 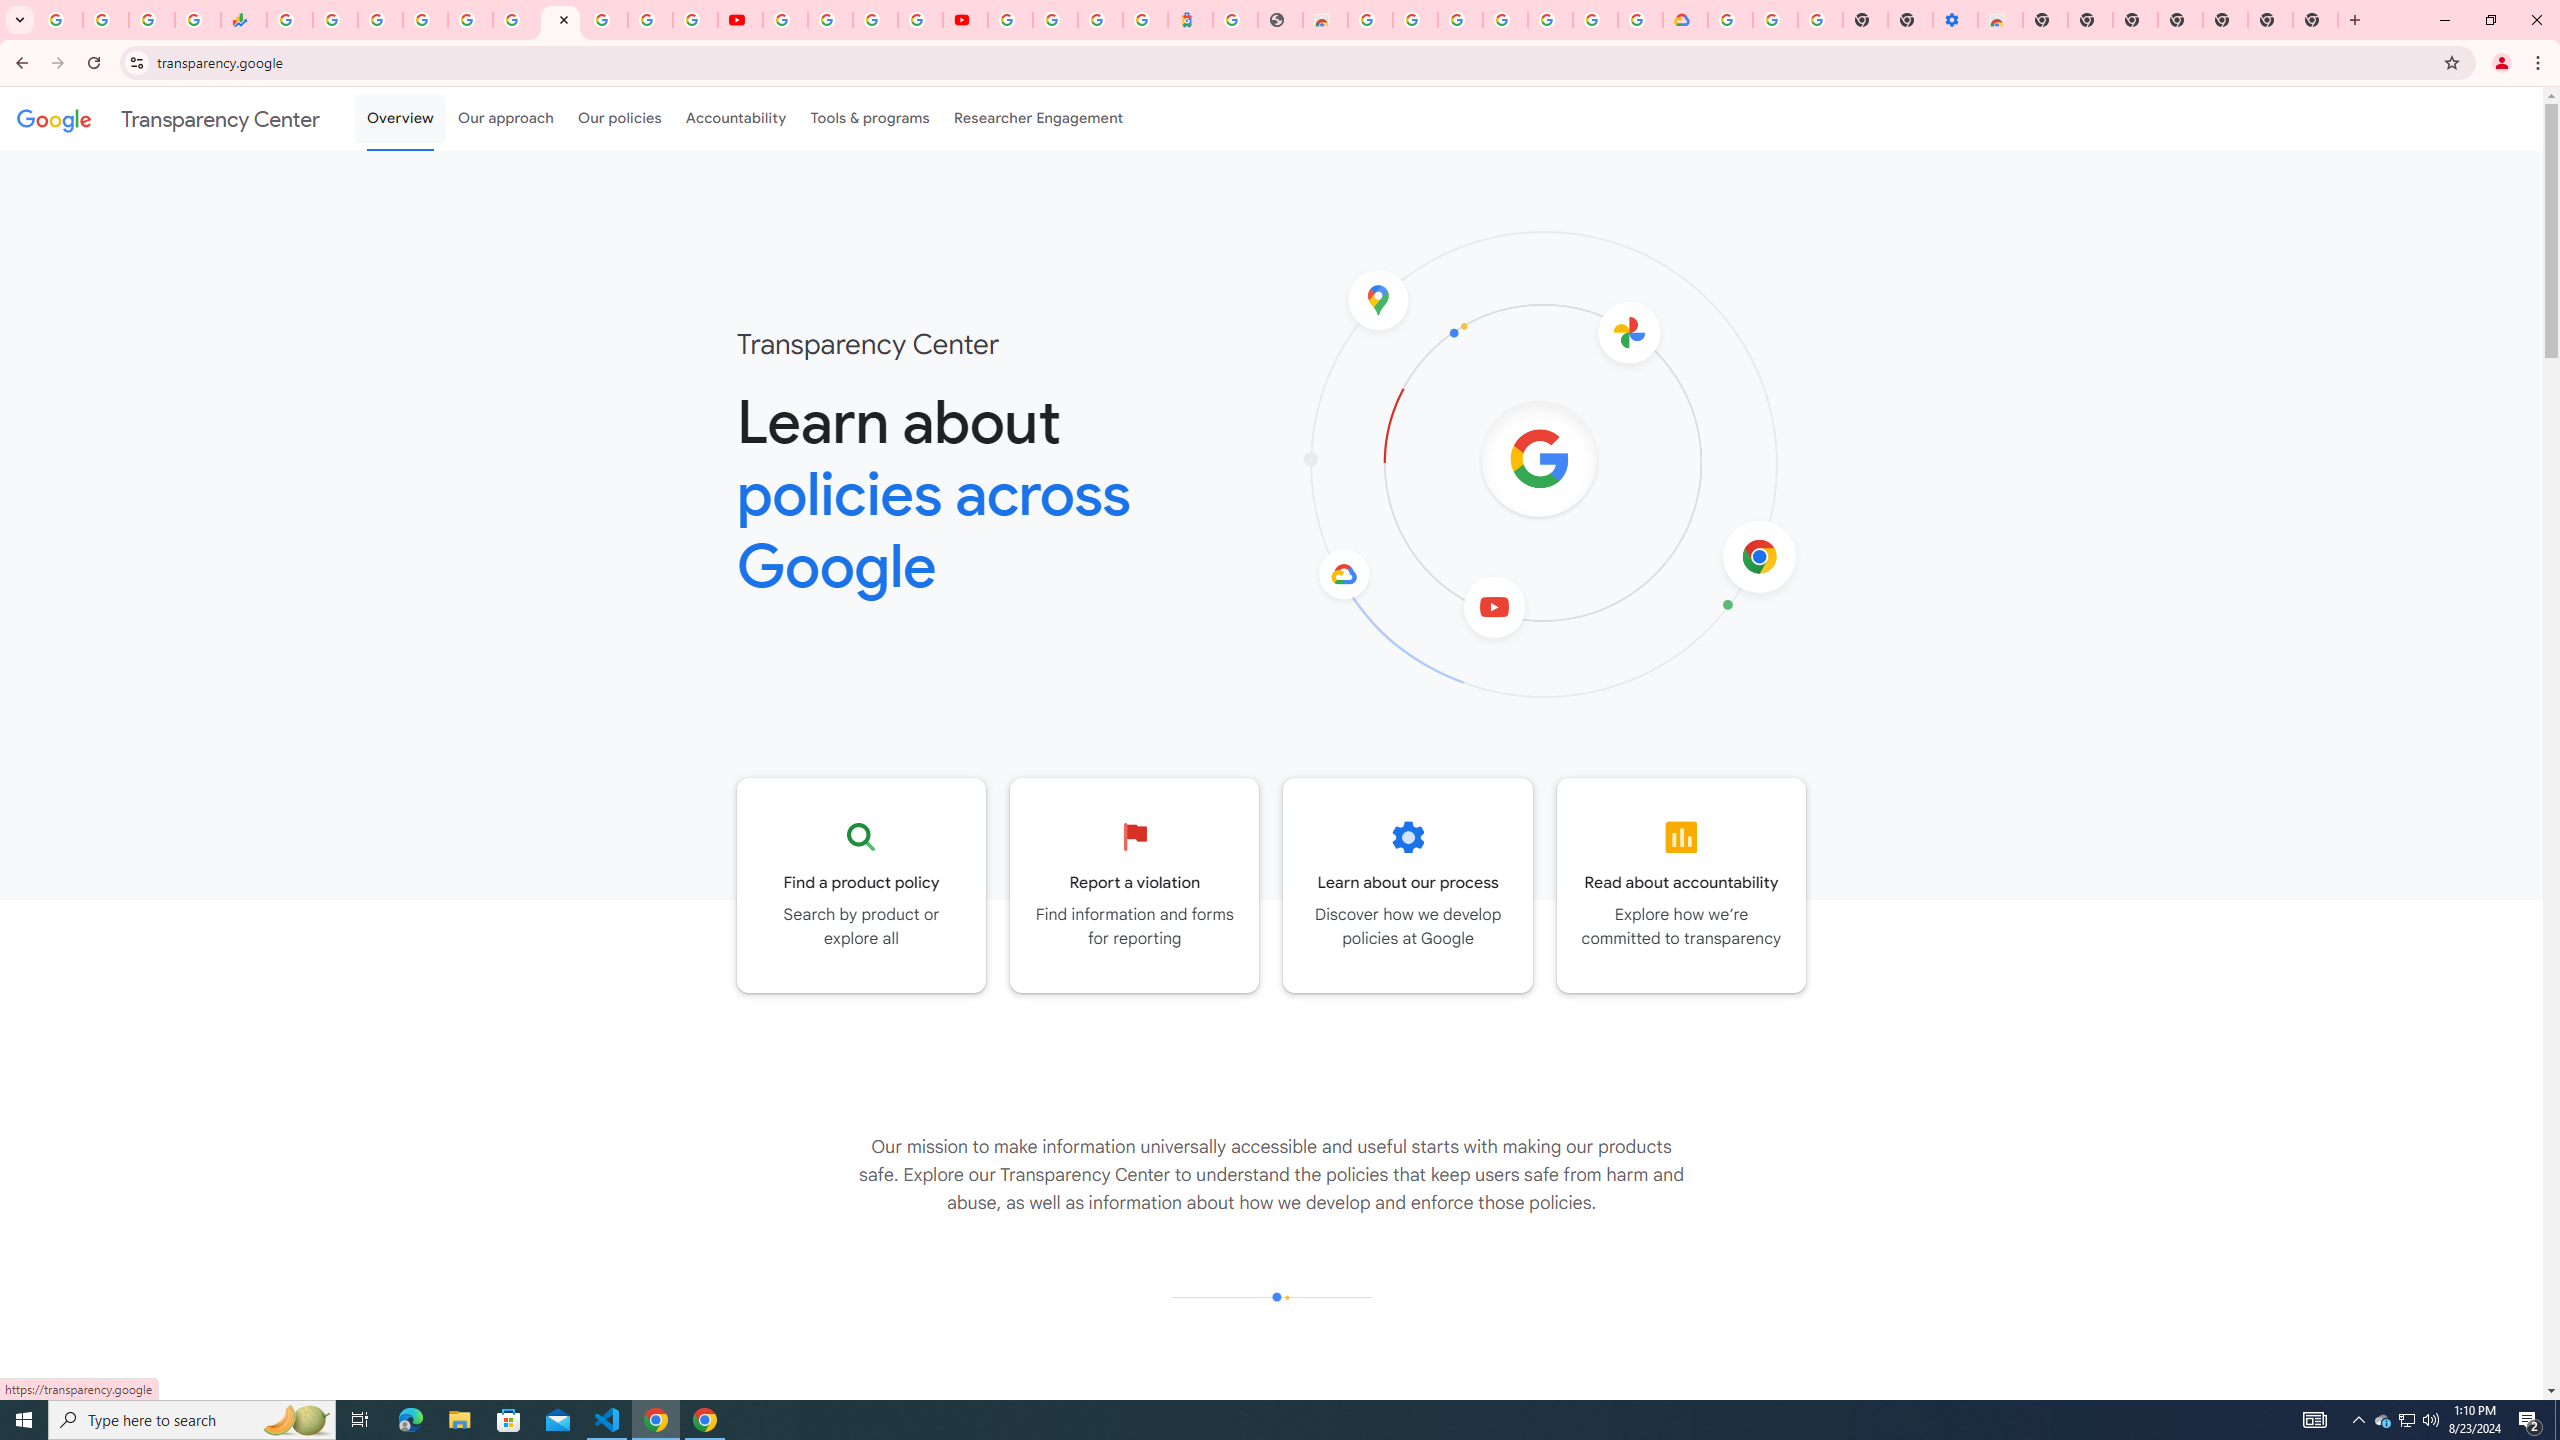 I want to click on 'Turn cookies on or off - Computer - Google Account Help', so click(x=1819, y=19).